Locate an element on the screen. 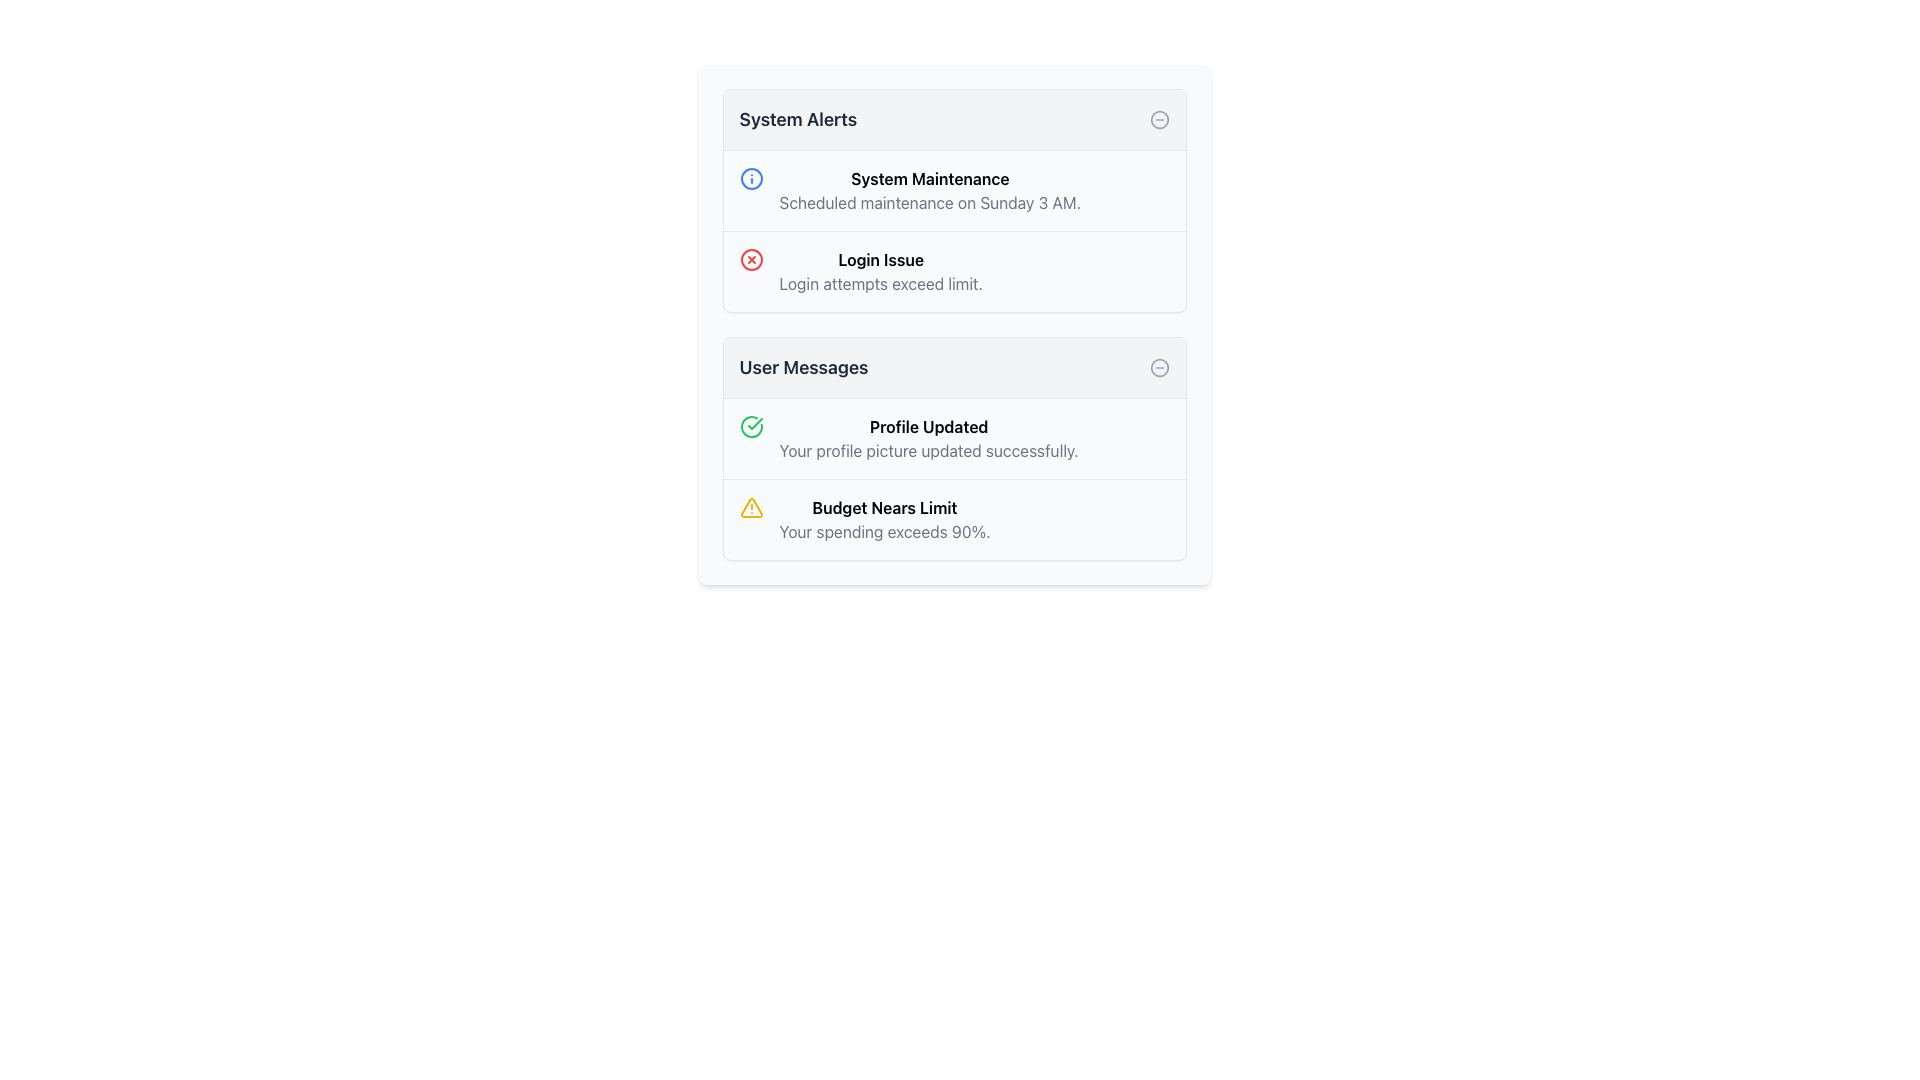 The height and width of the screenshot is (1080, 1920). message from the notification item titled 'Budget Nears Limit' with the description 'Your spending exceeds 90%.' is located at coordinates (953, 518).